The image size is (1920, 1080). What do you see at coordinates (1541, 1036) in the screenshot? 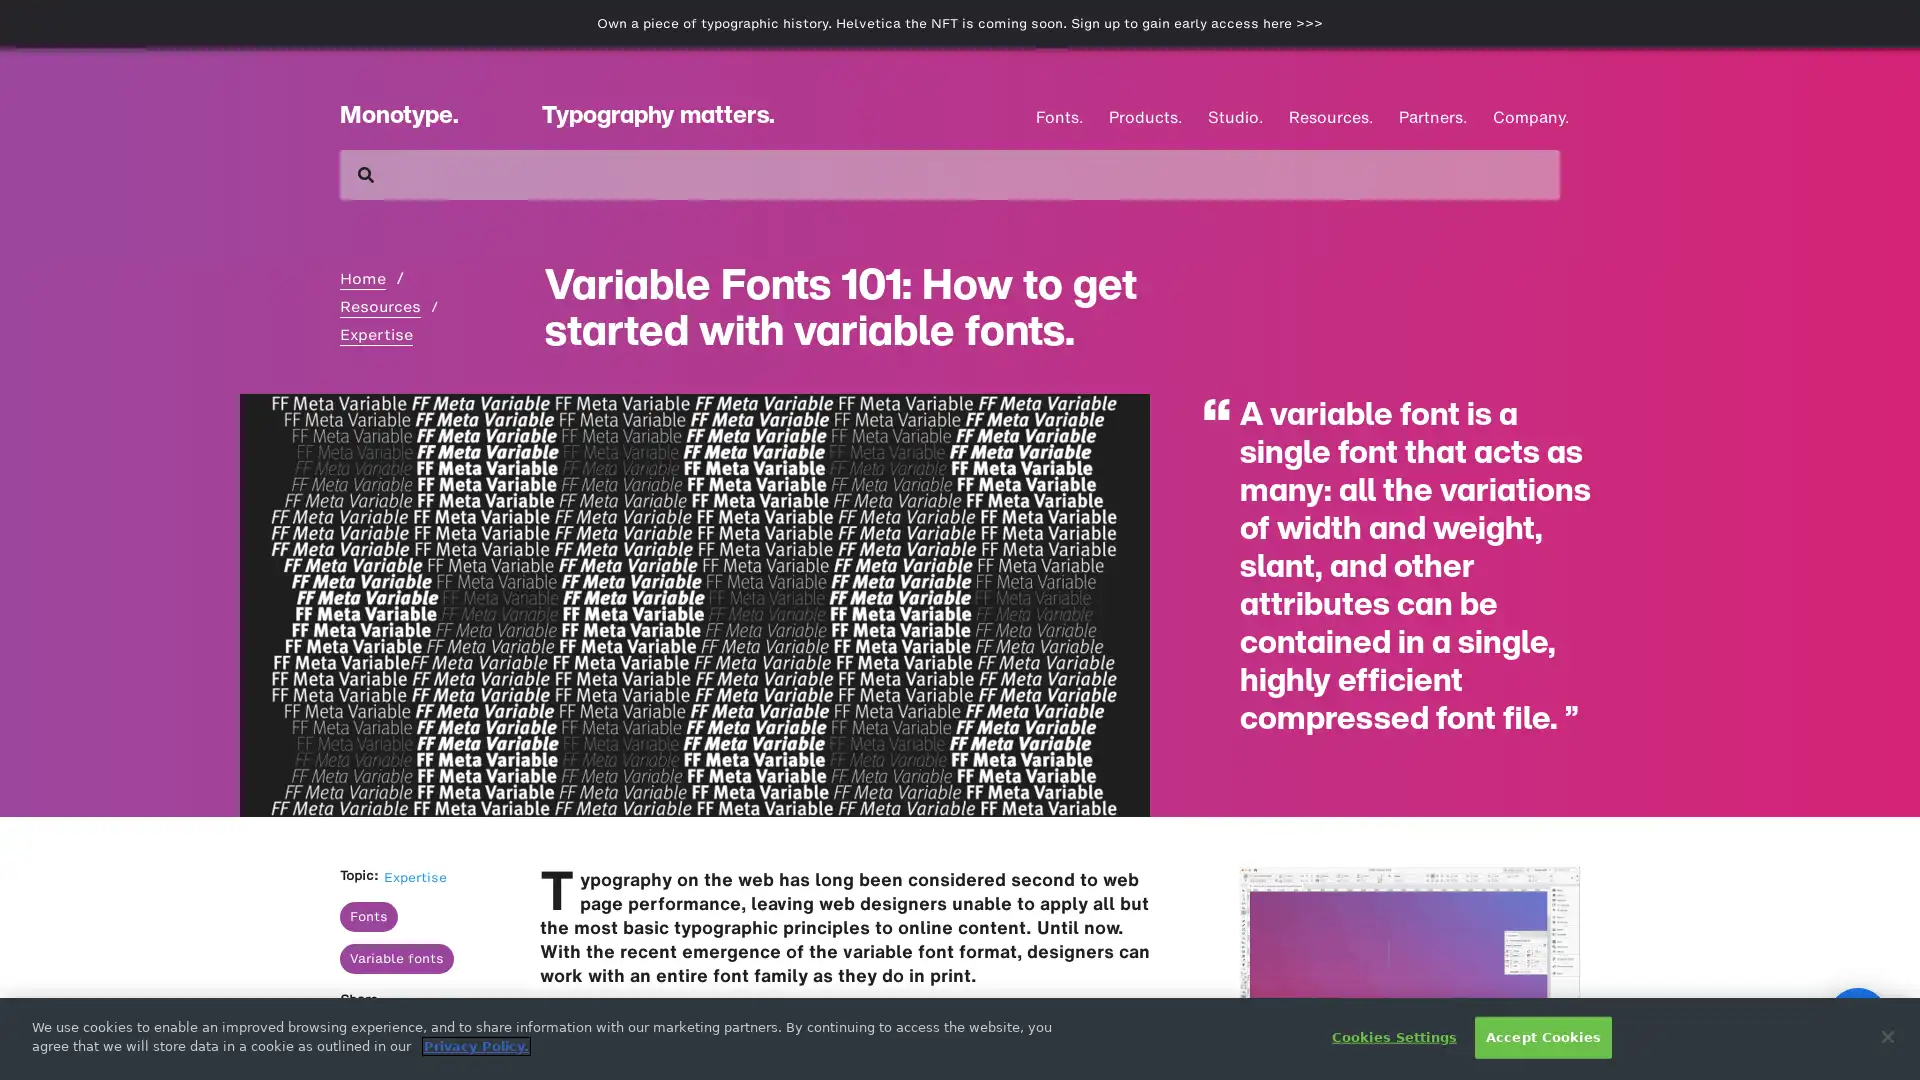
I see `Accept Cookies` at bounding box center [1541, 1036].